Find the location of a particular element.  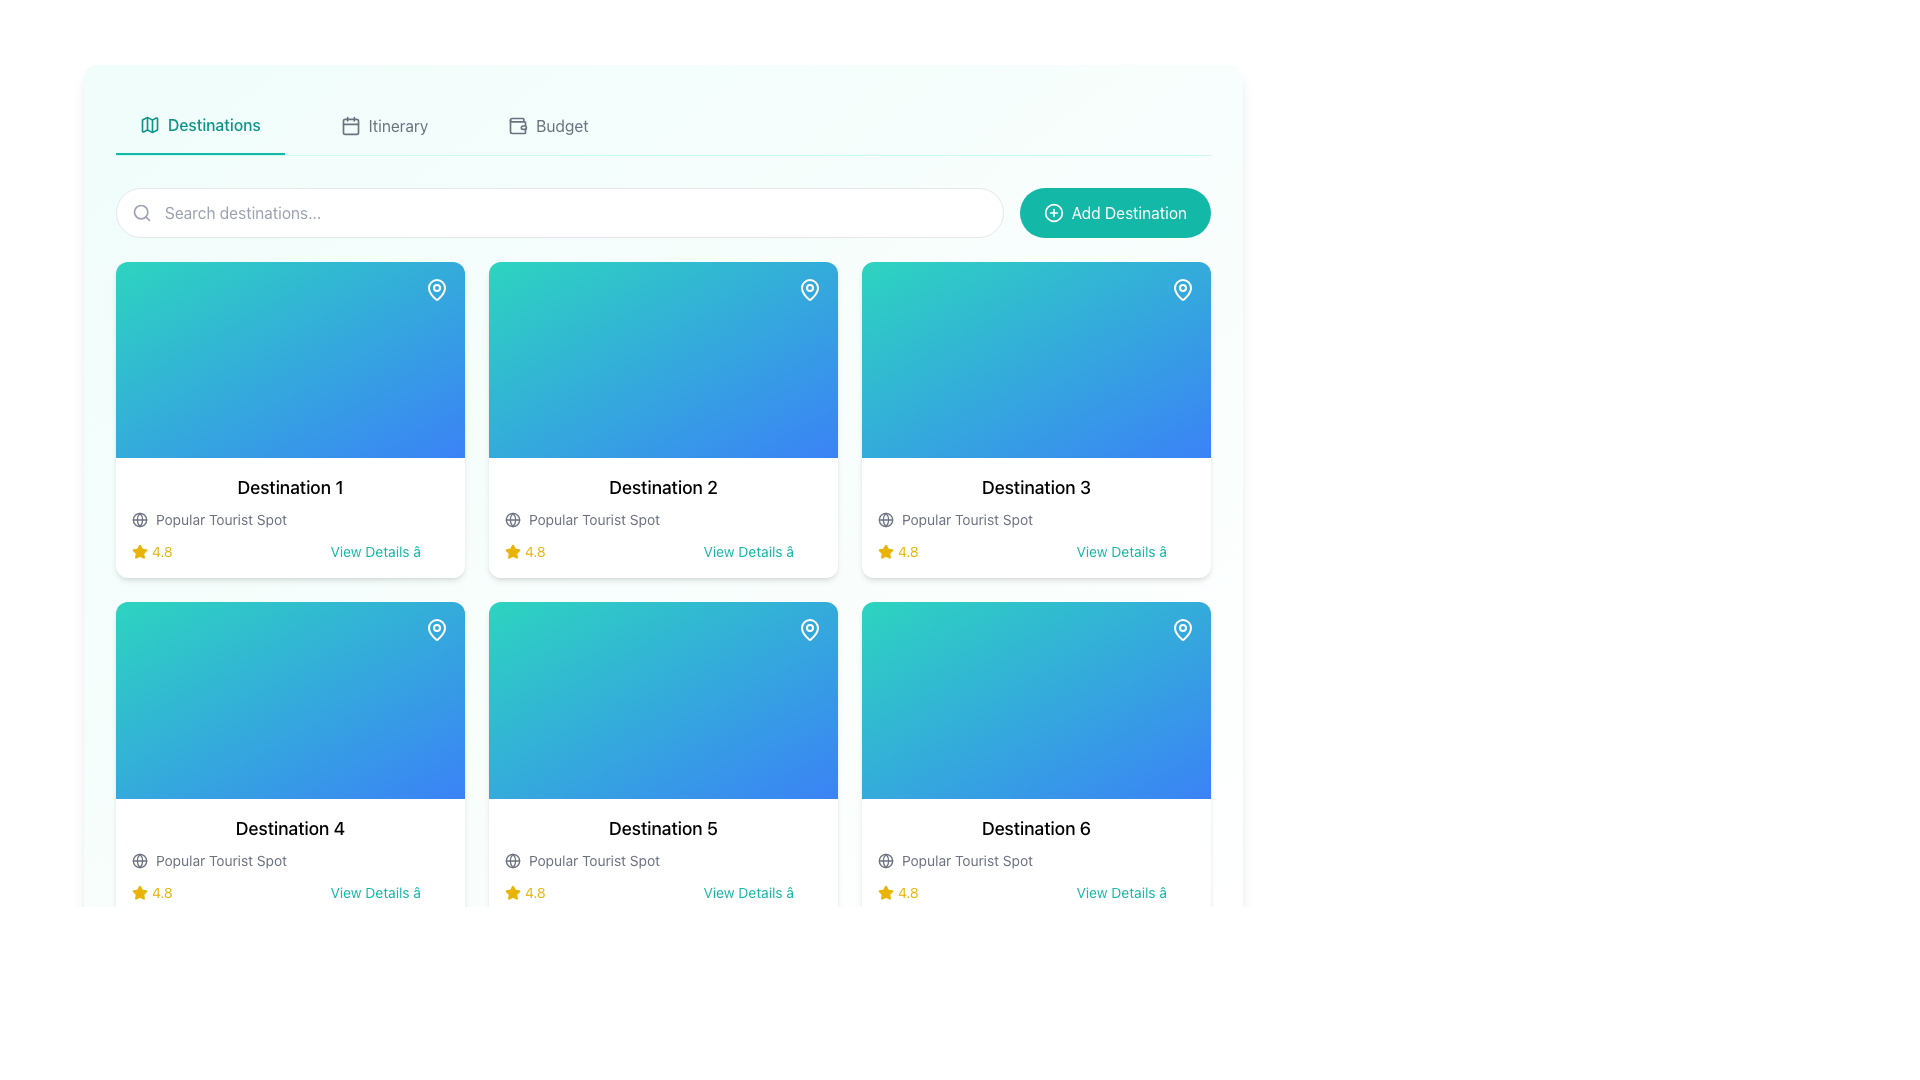

the map pin icon located at the top-right corner of the card labeled 'Destination 5' in the grid layout is located at coordinates (810, 628).